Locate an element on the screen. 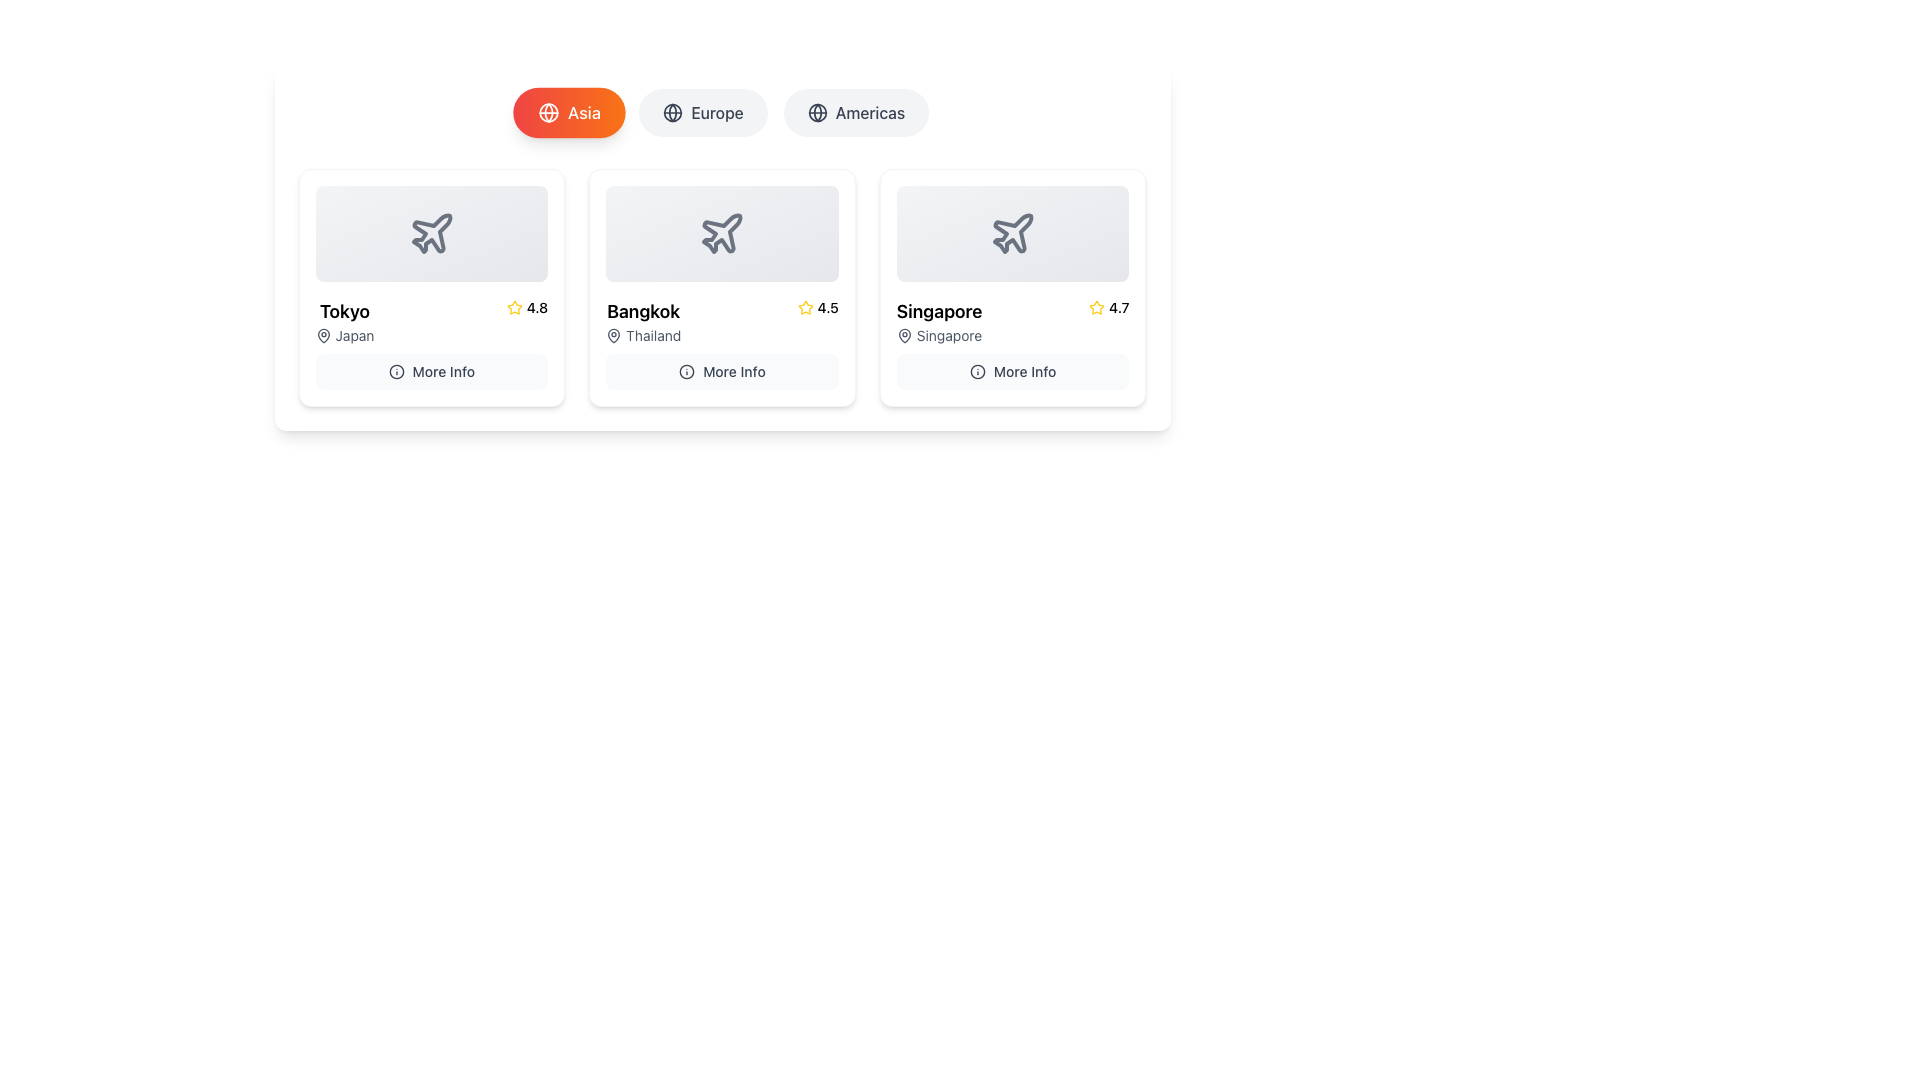 The height and width of the screenshot is (1080, 1920). 'Tokyo' text label, which serves as the title for the associated card representing the destination of Tokyo, located in the first column of a horizontal layout of cards is located at coordinates (345, 312).